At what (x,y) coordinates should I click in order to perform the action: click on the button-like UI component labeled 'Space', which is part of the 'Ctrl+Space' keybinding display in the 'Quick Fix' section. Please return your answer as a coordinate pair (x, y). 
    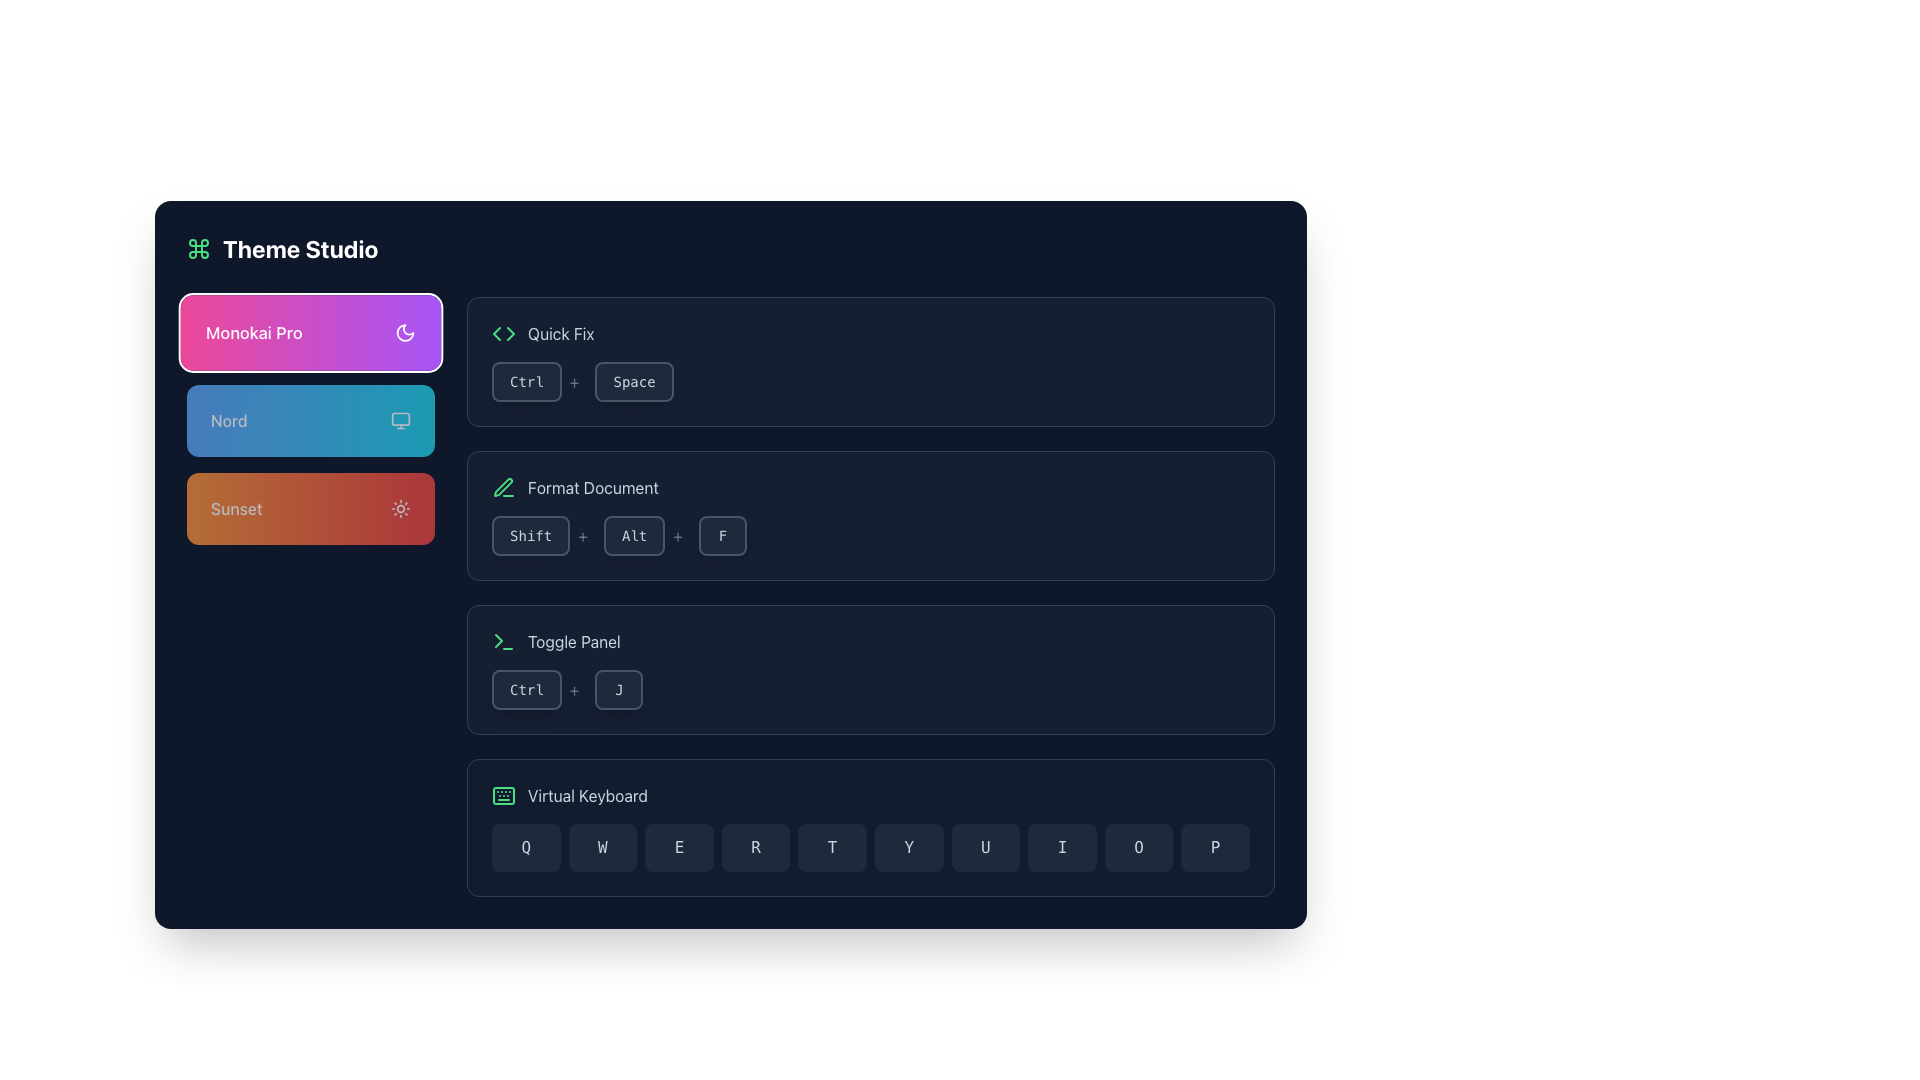
    Looking at the image, I should click on (633, 381).